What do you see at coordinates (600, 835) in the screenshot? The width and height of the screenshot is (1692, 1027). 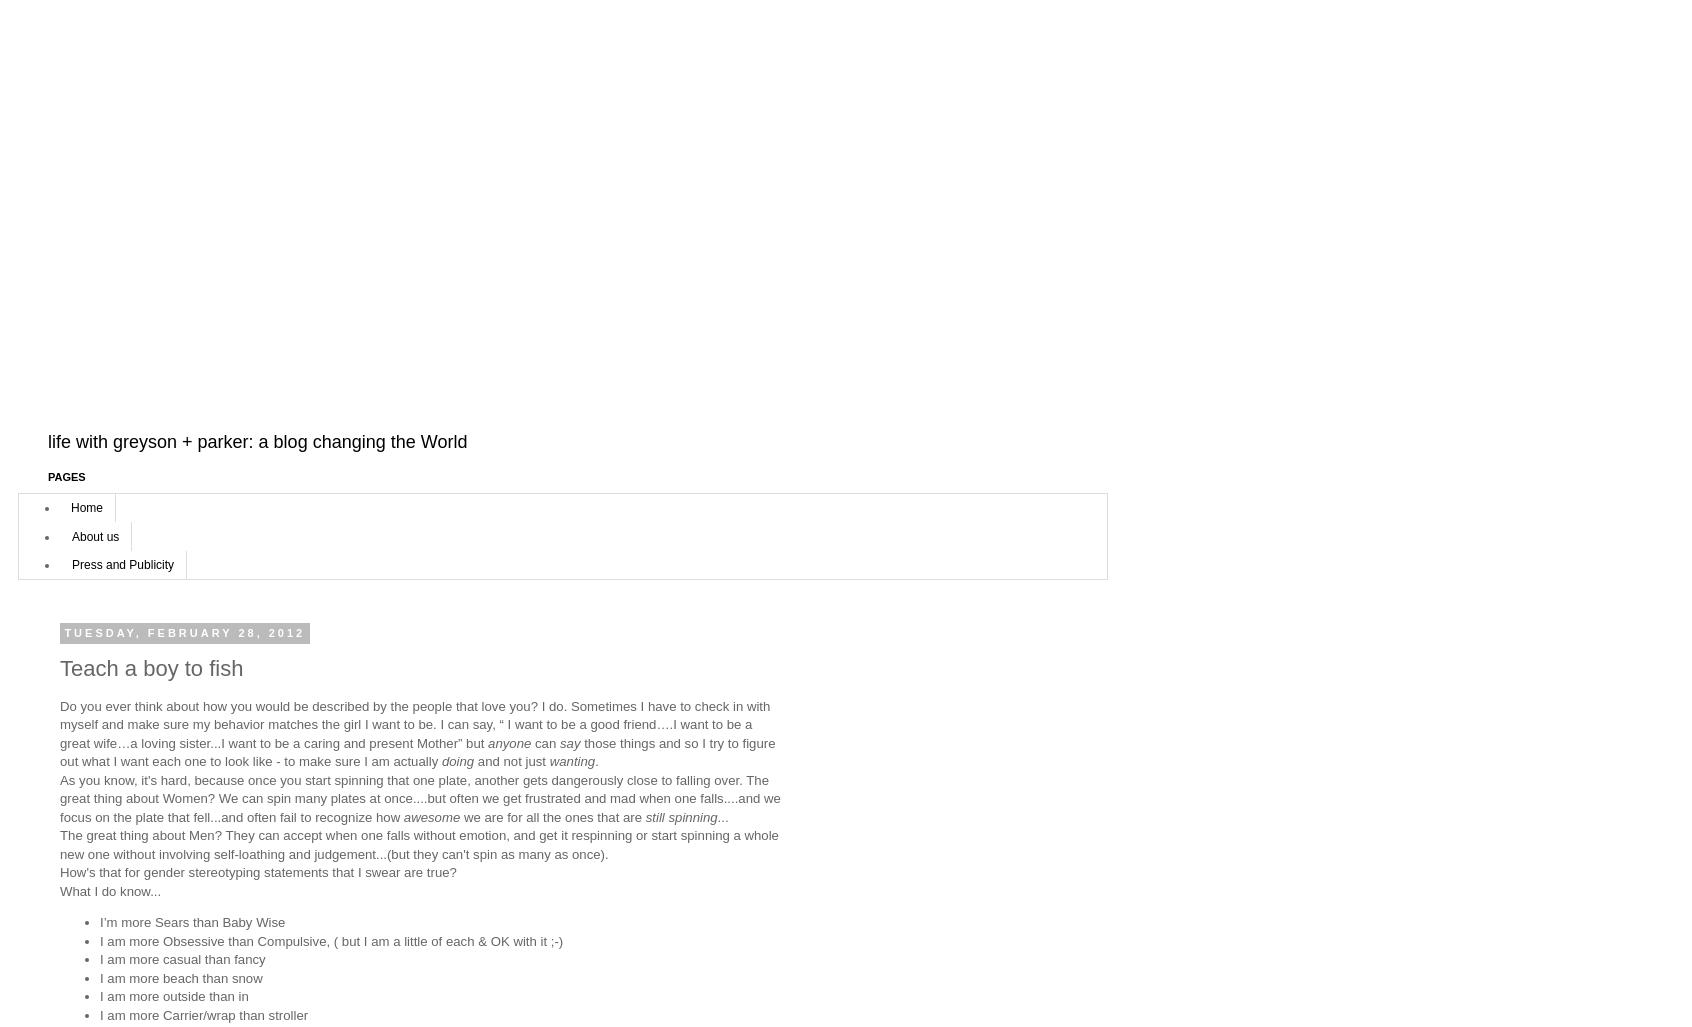 I see `'respinning'` at bounding box center [600, 835].